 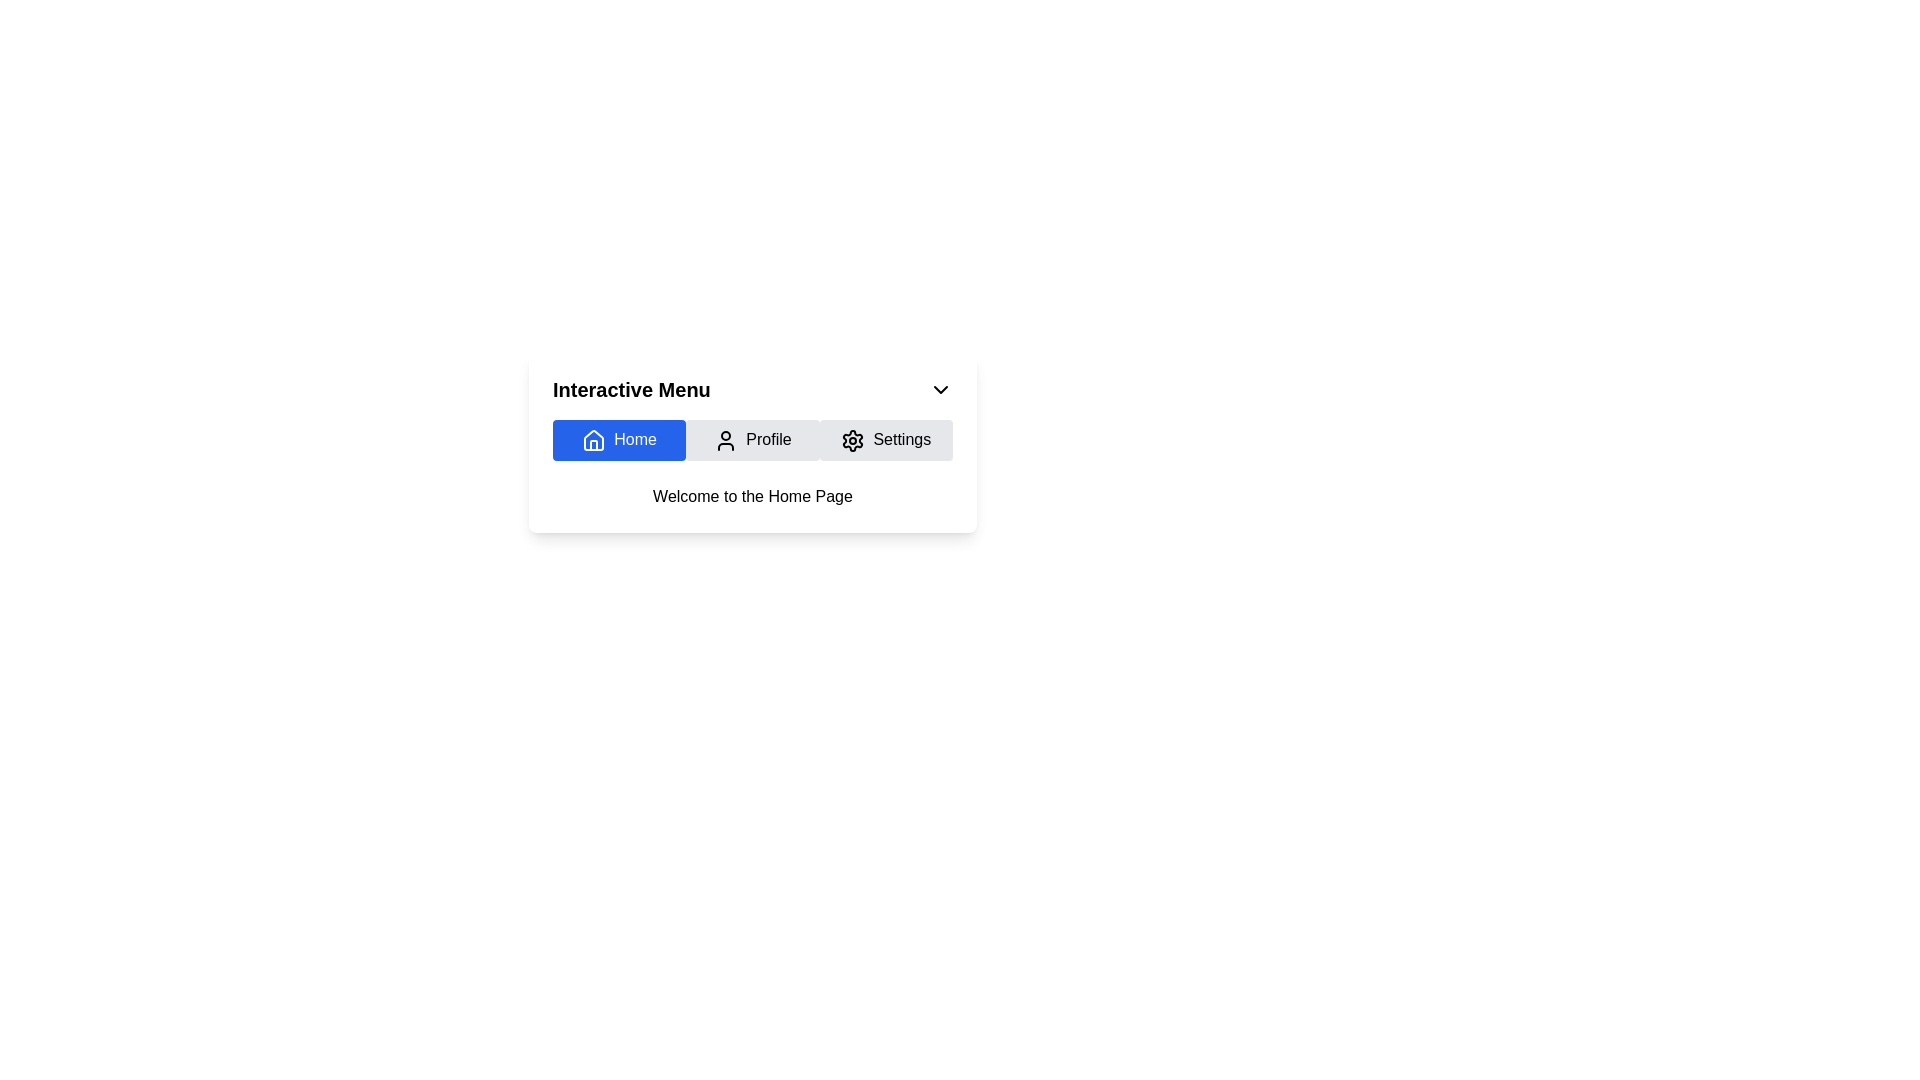 What do you see at coordinates (752, 495) in the screenshot?
I see `the informational header text display that welcomes users to the home page, positioned below the 'Interactive Menu' title and navigation options` at bounding box center [752, 495].